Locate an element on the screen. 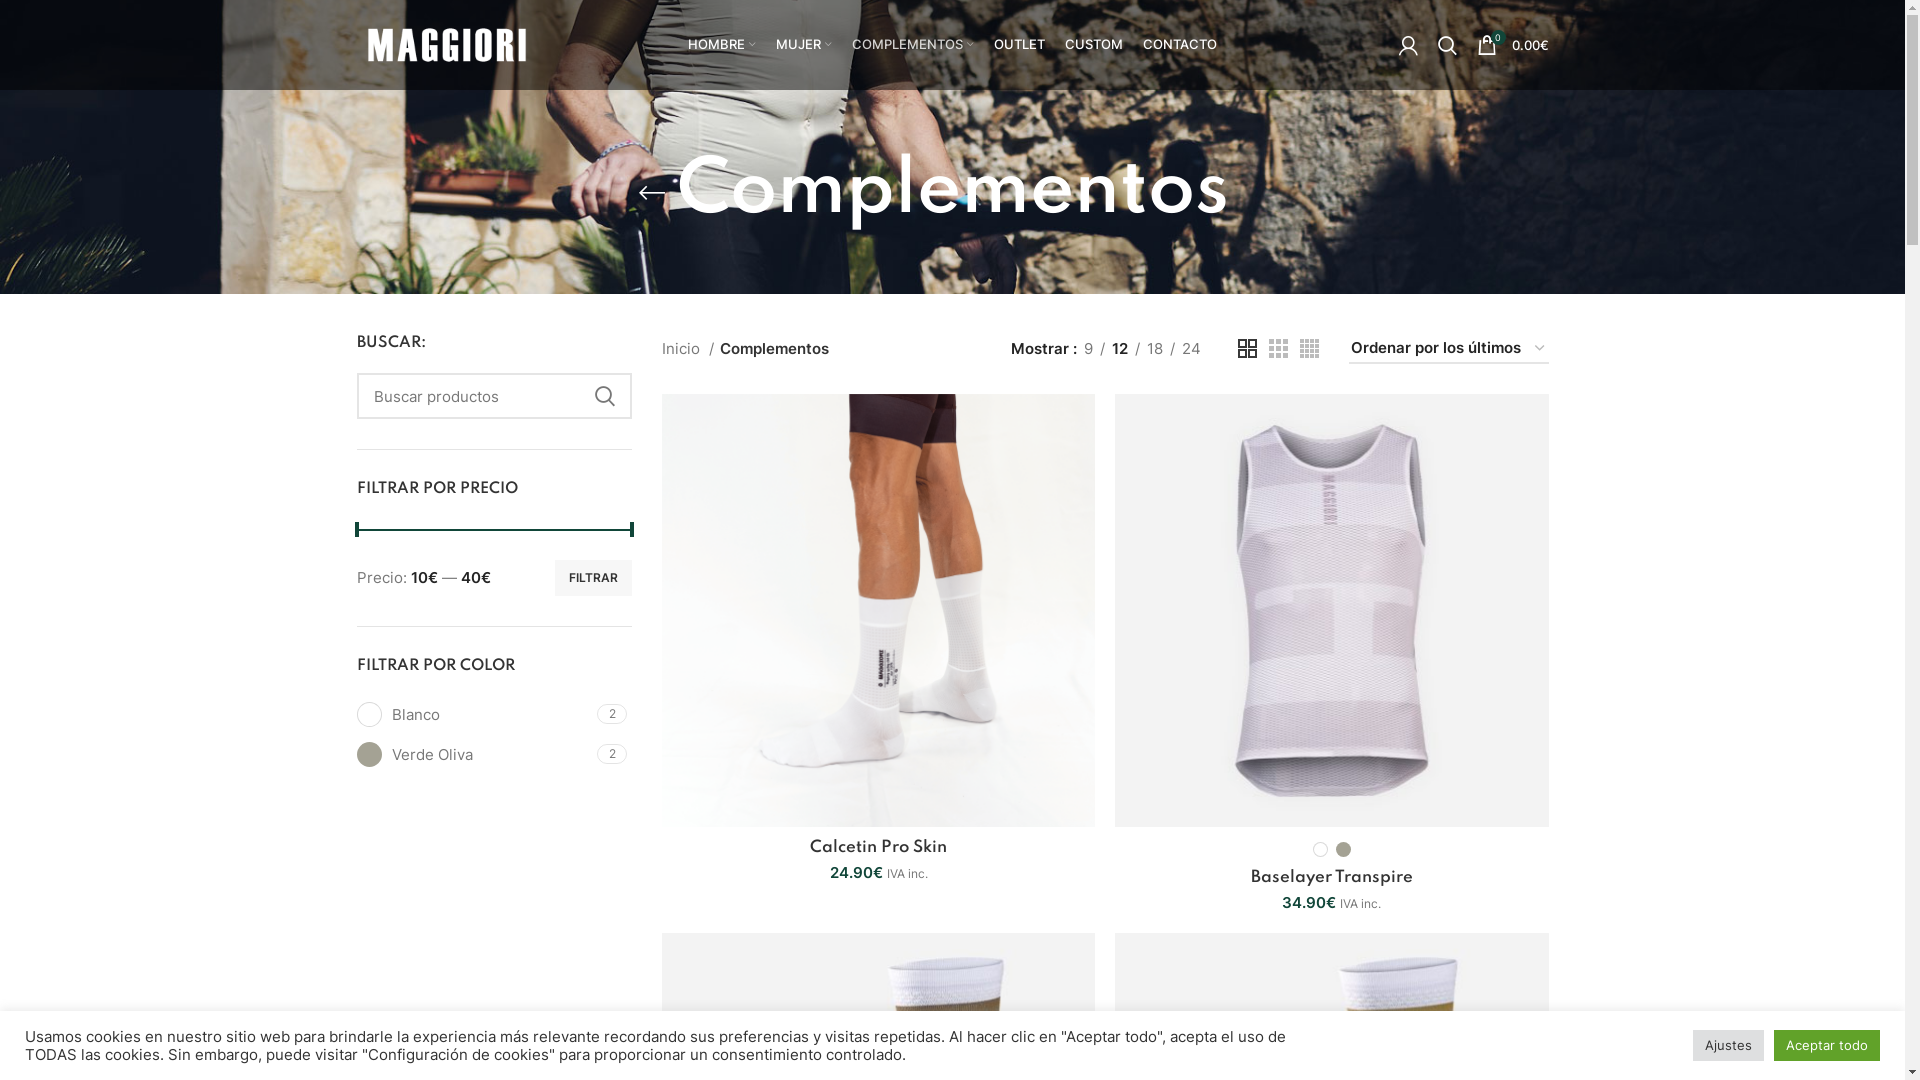 The image size is (1920, 1080). 'HOMBRE' is located at coordinates (720, 45).